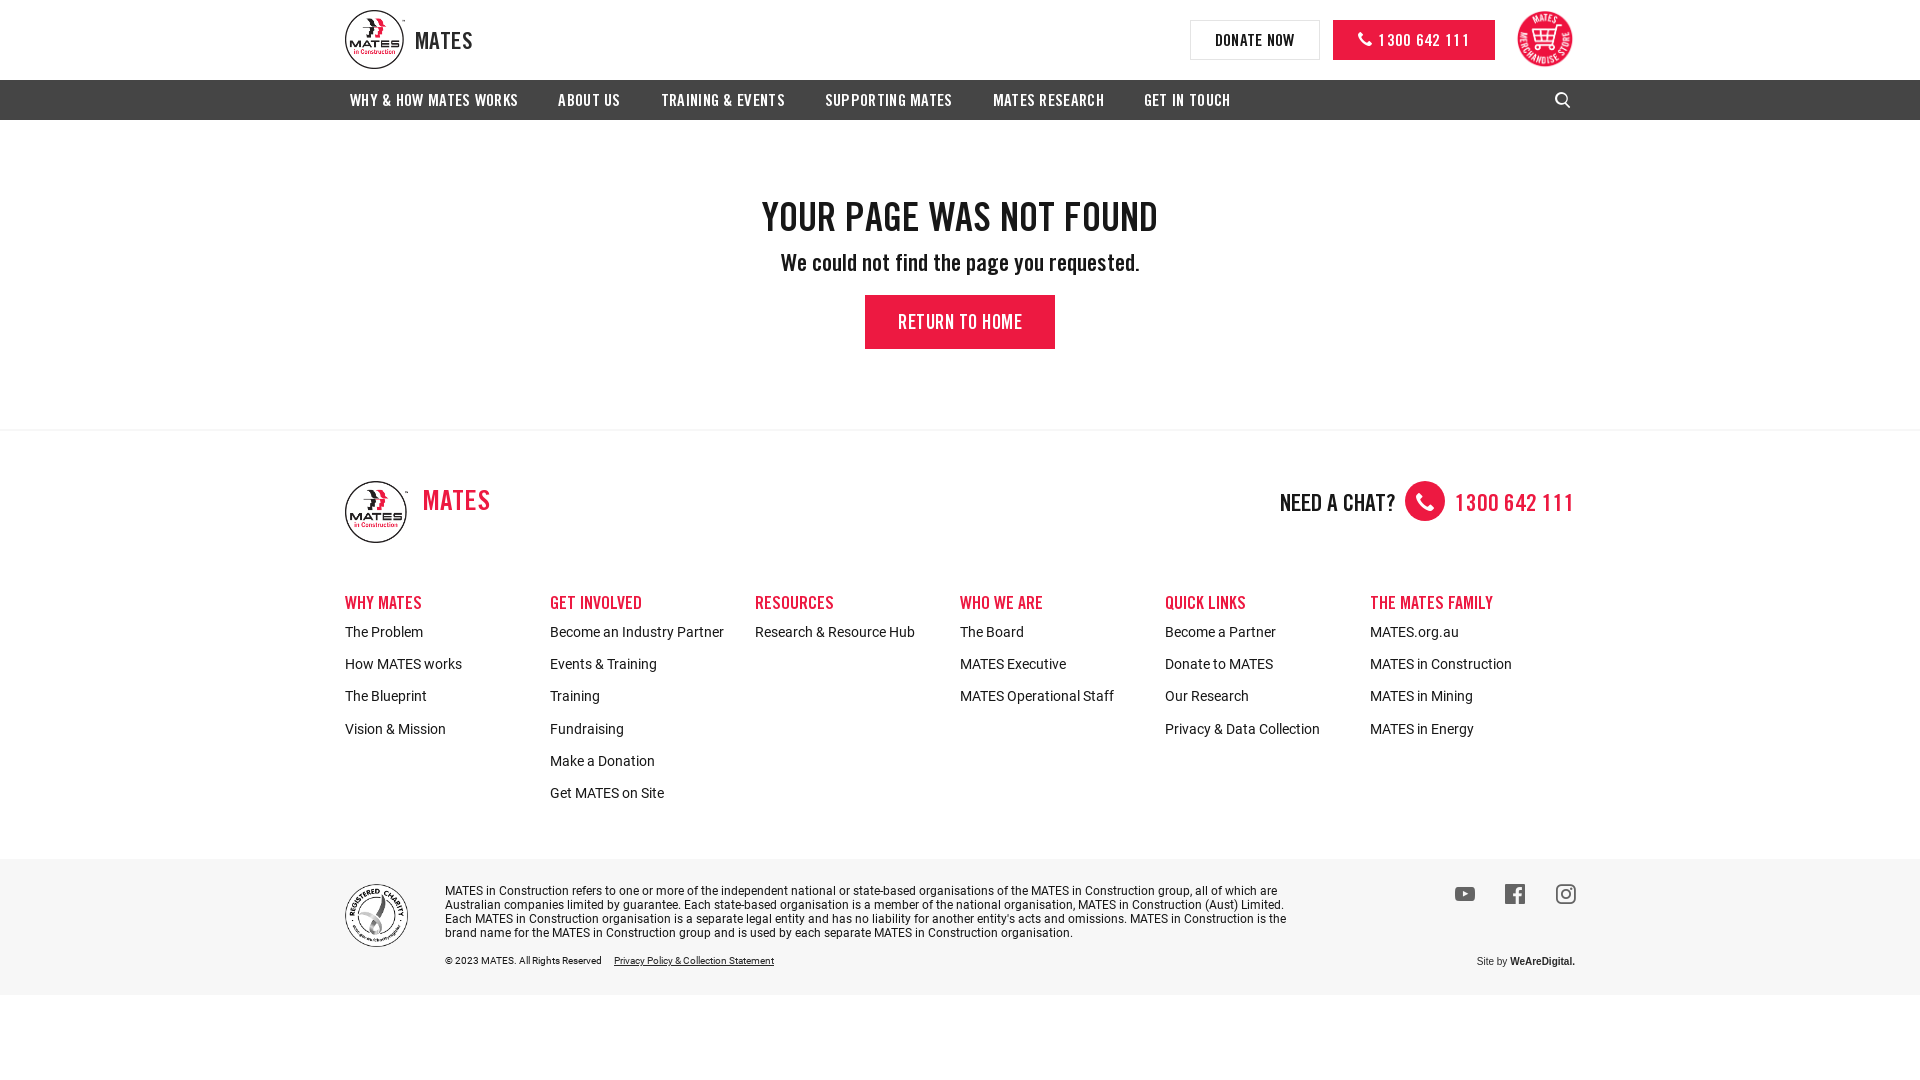 This screenshot has height=1080, width=1920. What do you see at coordinates (588, 101) in the screenshot?
I see `'ABOUT US'` at bounding box center [588, 101].